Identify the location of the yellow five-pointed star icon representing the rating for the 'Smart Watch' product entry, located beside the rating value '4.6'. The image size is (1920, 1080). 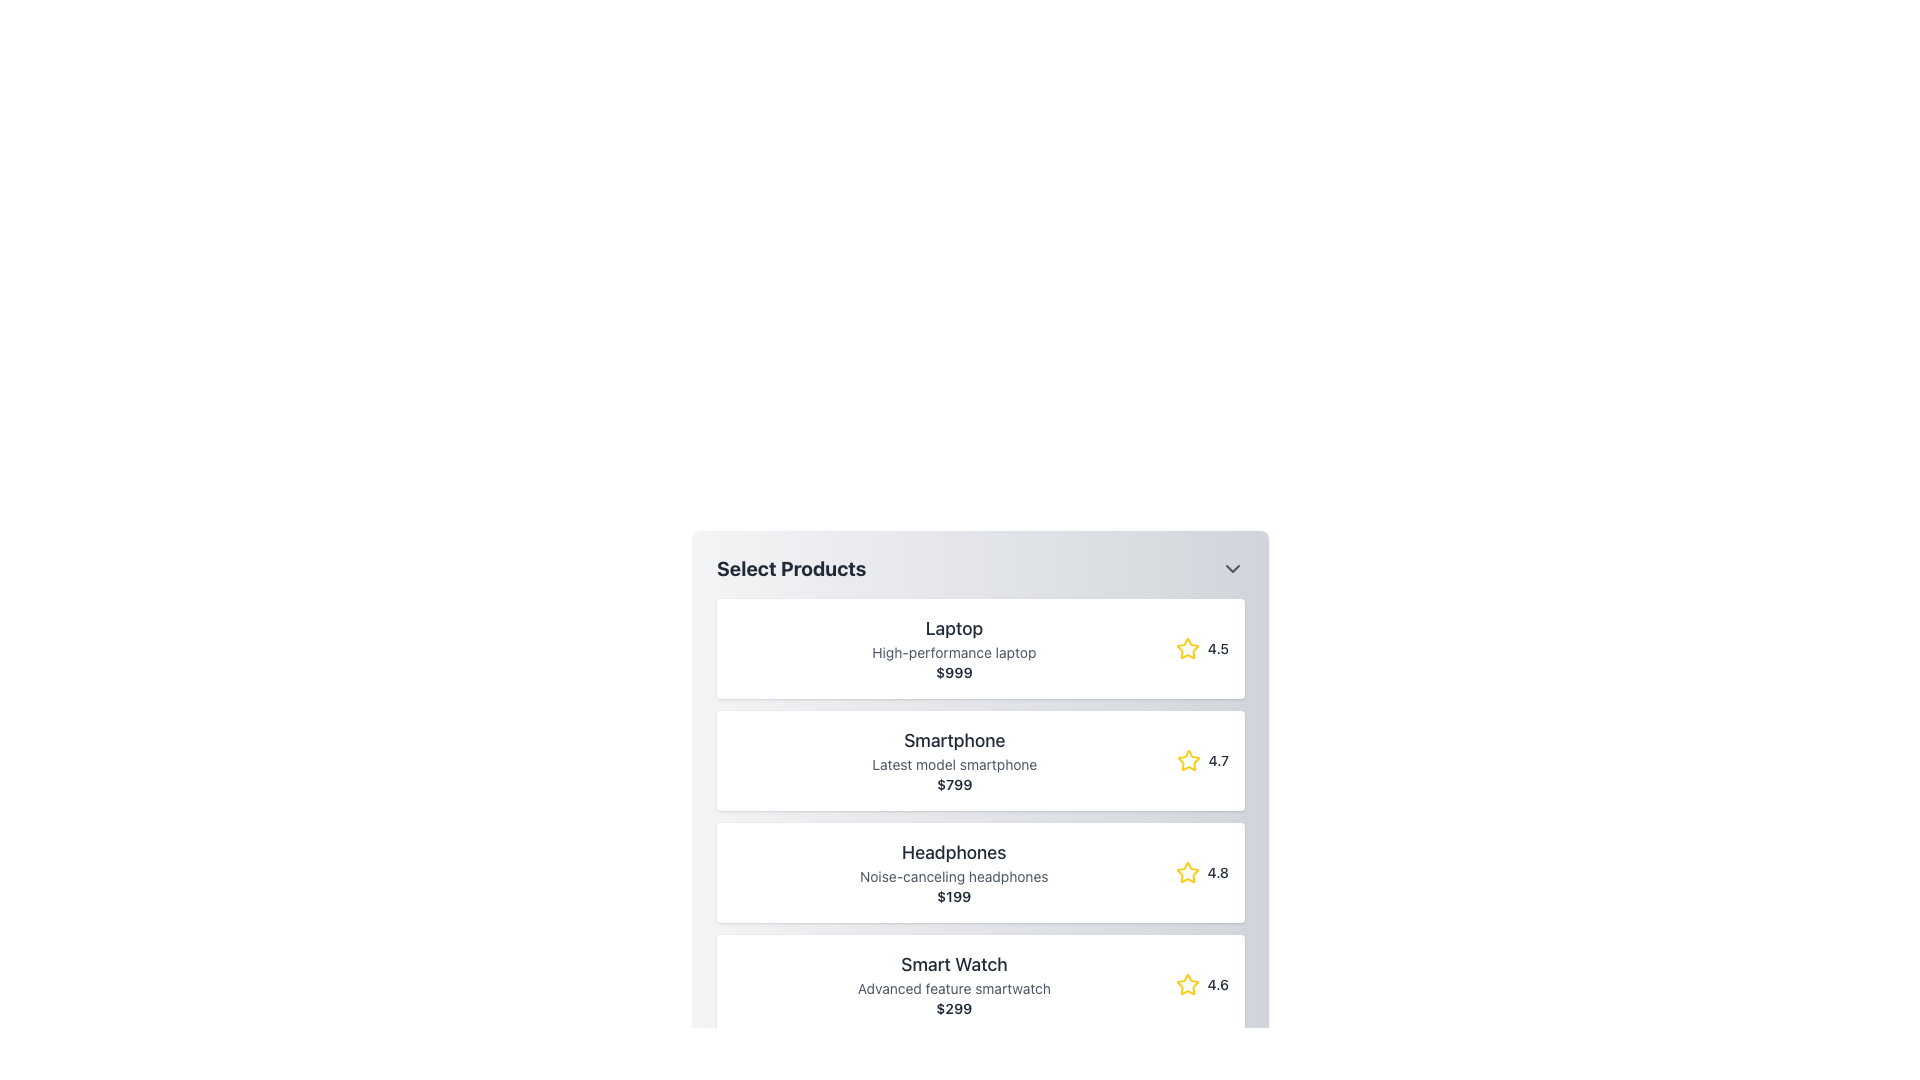
(1187, 983).